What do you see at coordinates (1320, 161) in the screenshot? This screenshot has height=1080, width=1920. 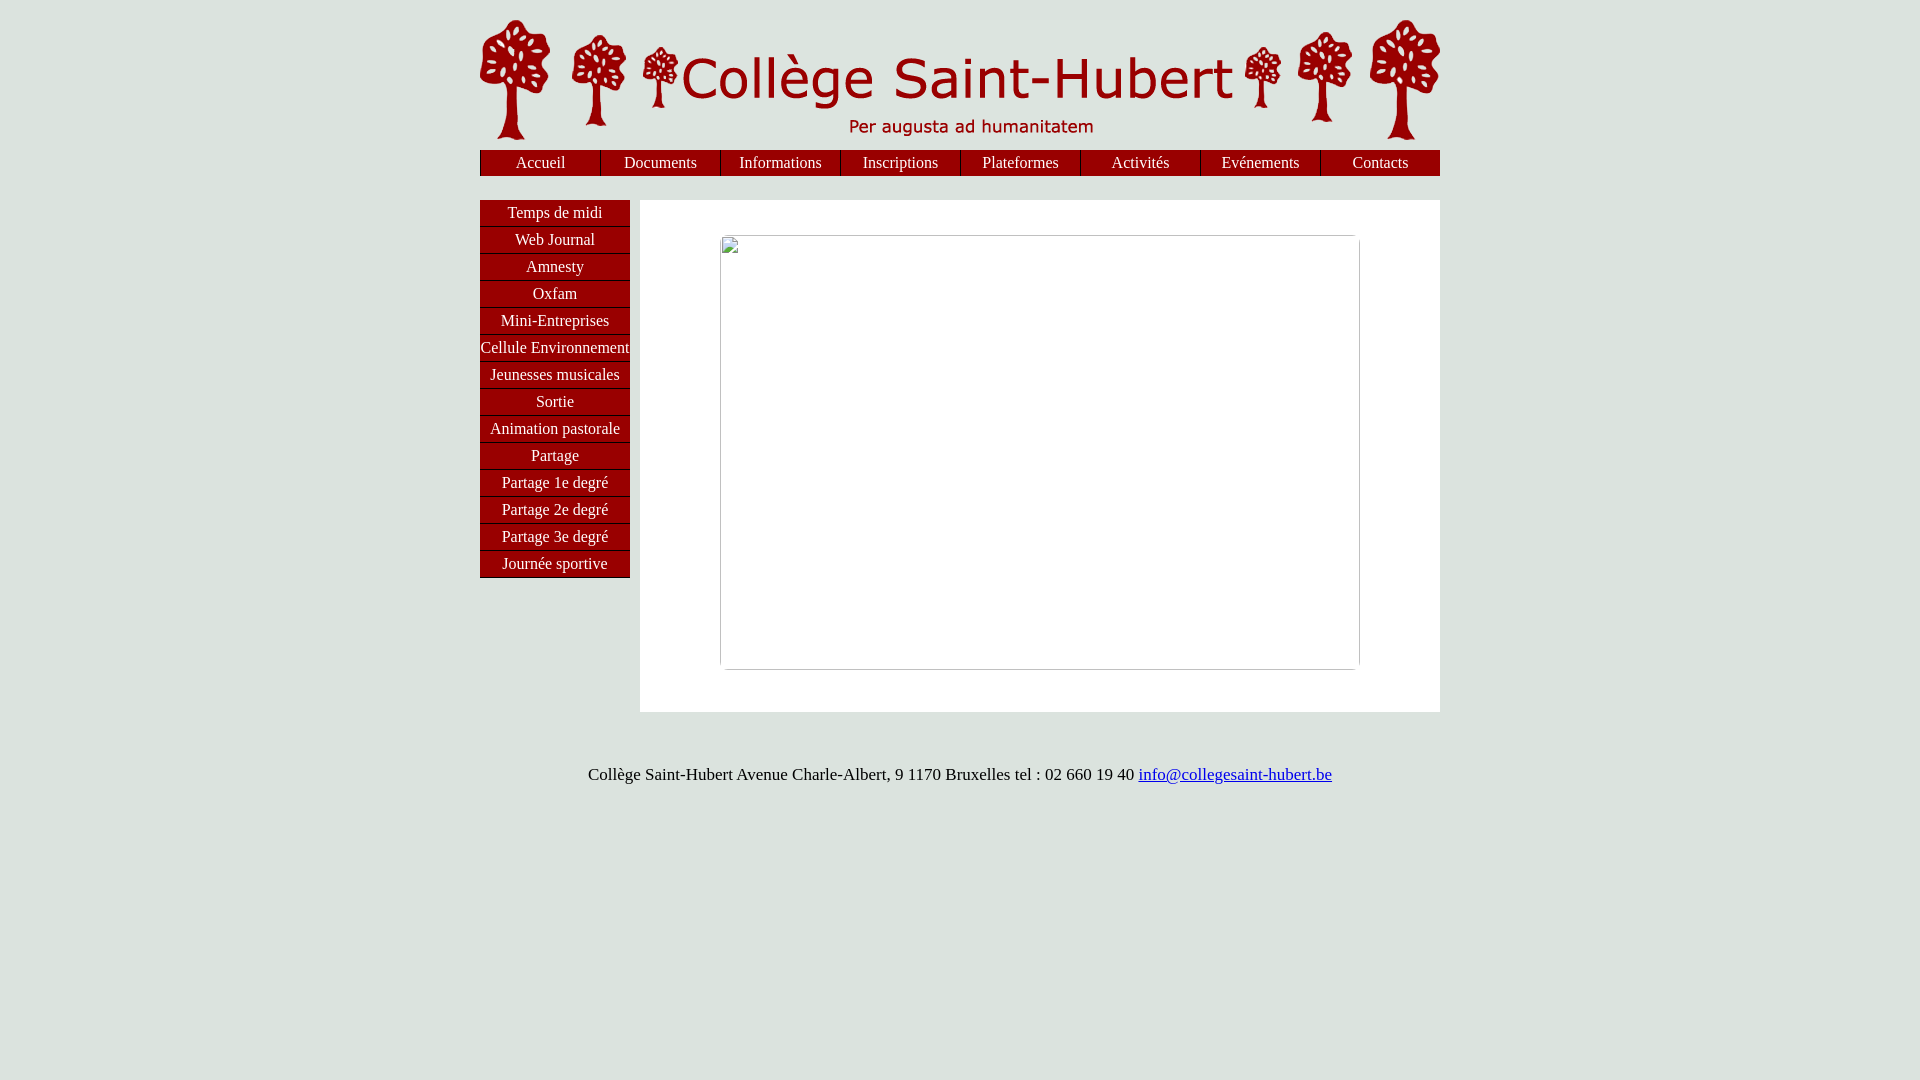 I see `'Contacts'` at bounding box center [1320, 161].